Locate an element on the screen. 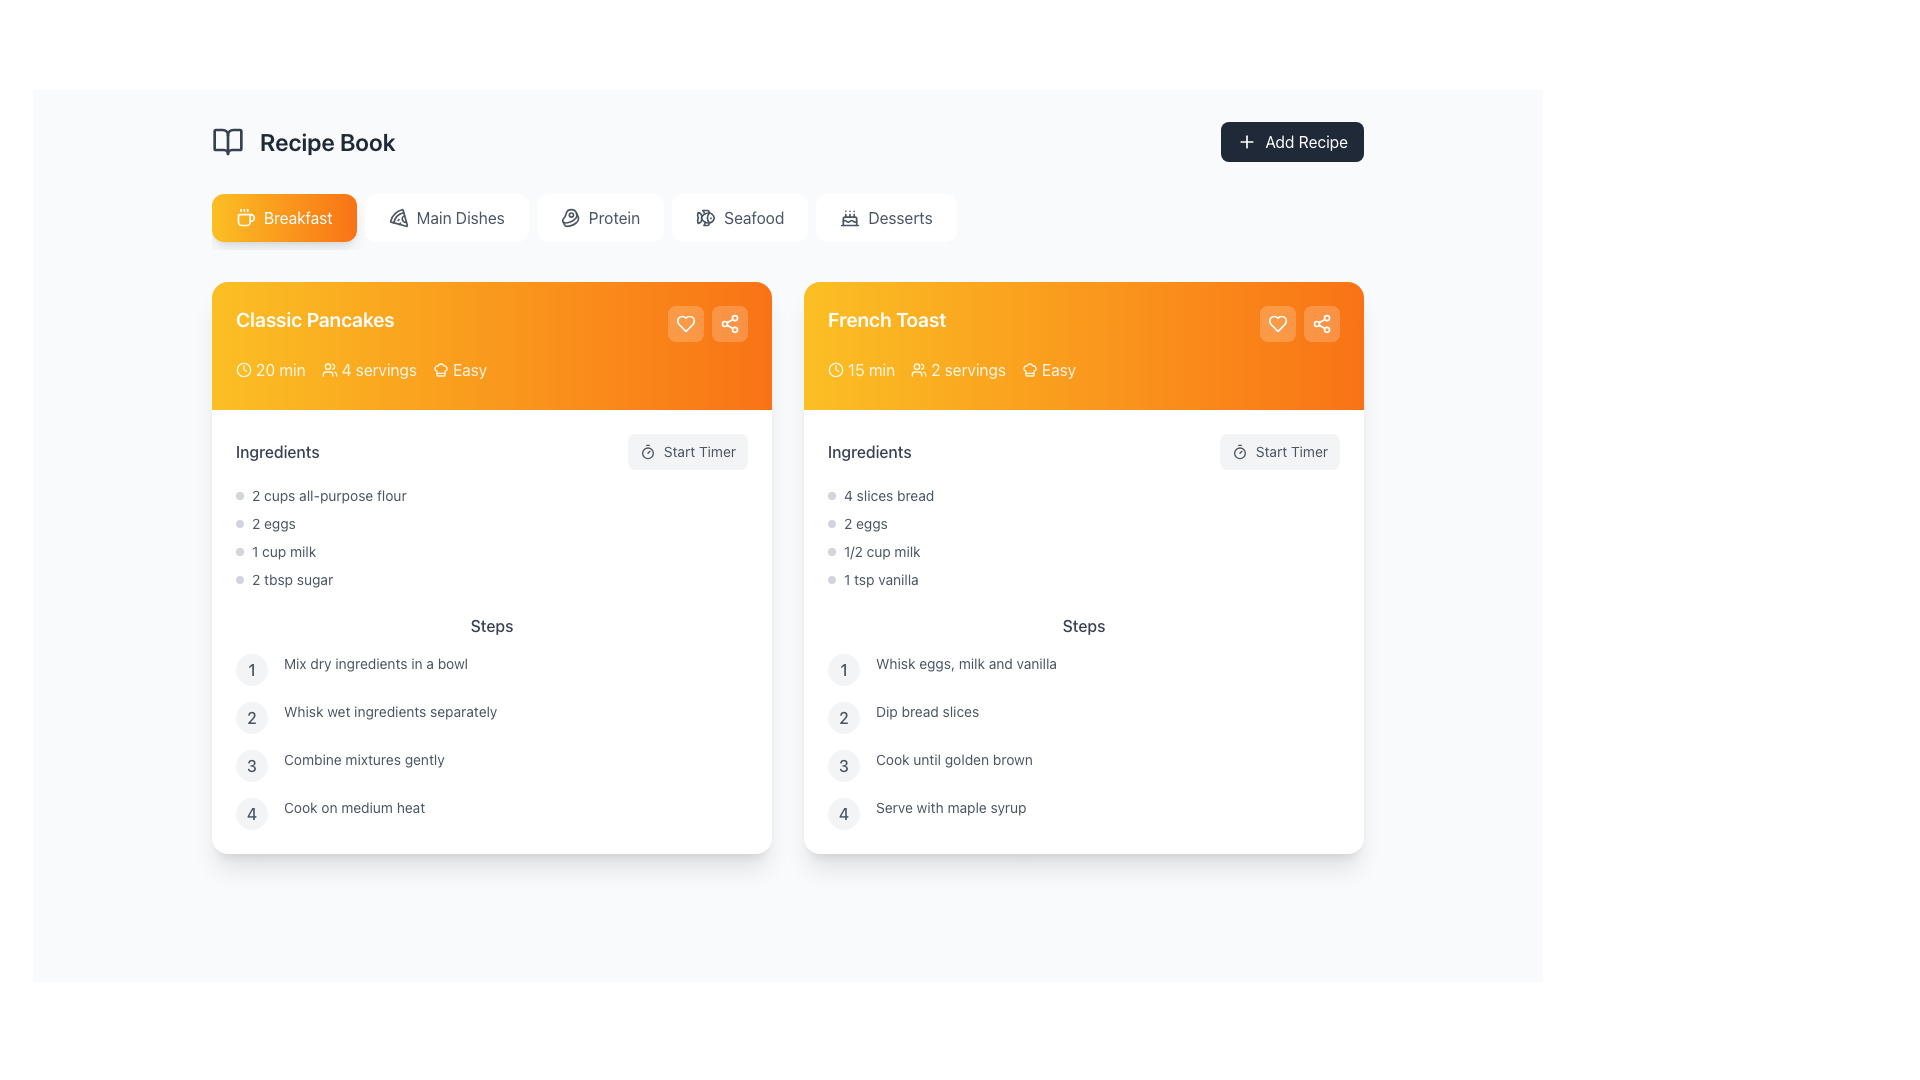  the information from the step '4. Cook on medium heat' in the recipe instruction list of the 'Classic Pancakes' recipe card is located at coordinates (491, 813).